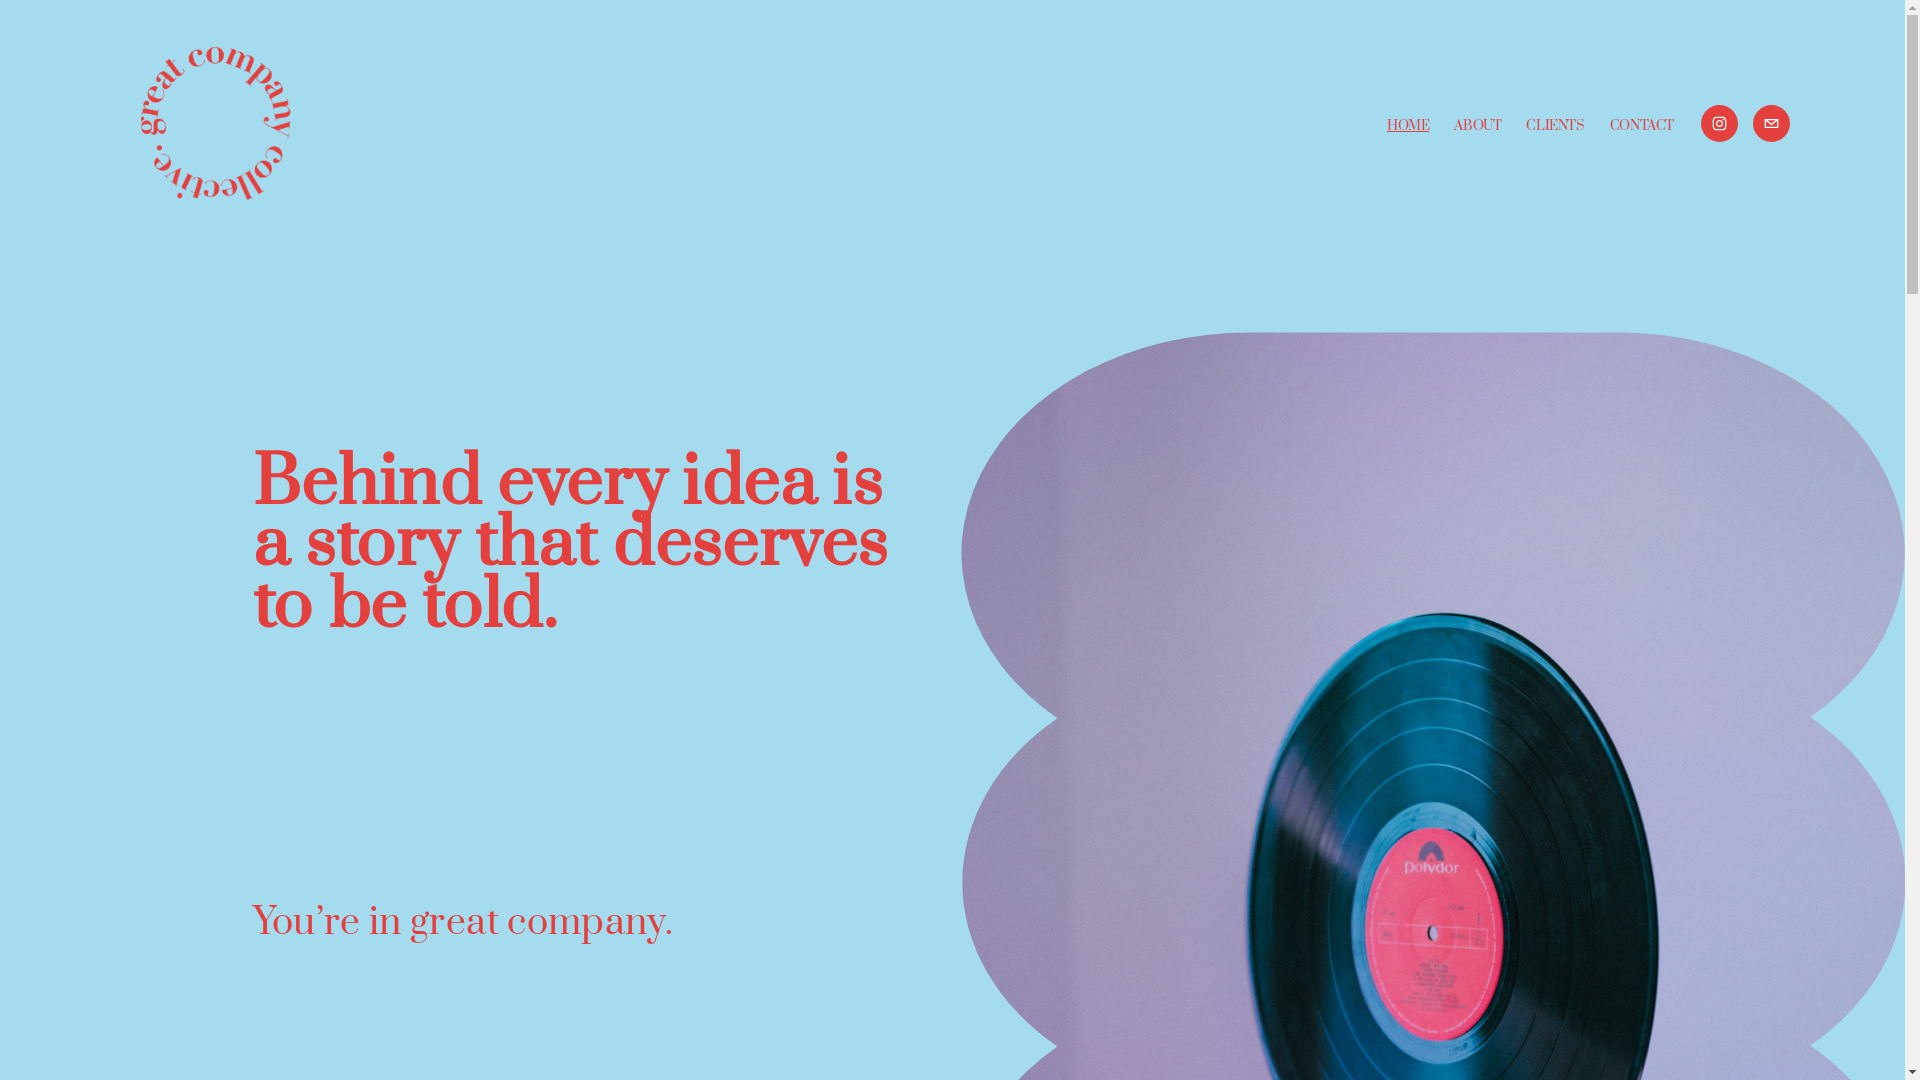 The width and height of the screenshot is (1920, 1080). I want to click on 'HOME', so click(1406, 126).